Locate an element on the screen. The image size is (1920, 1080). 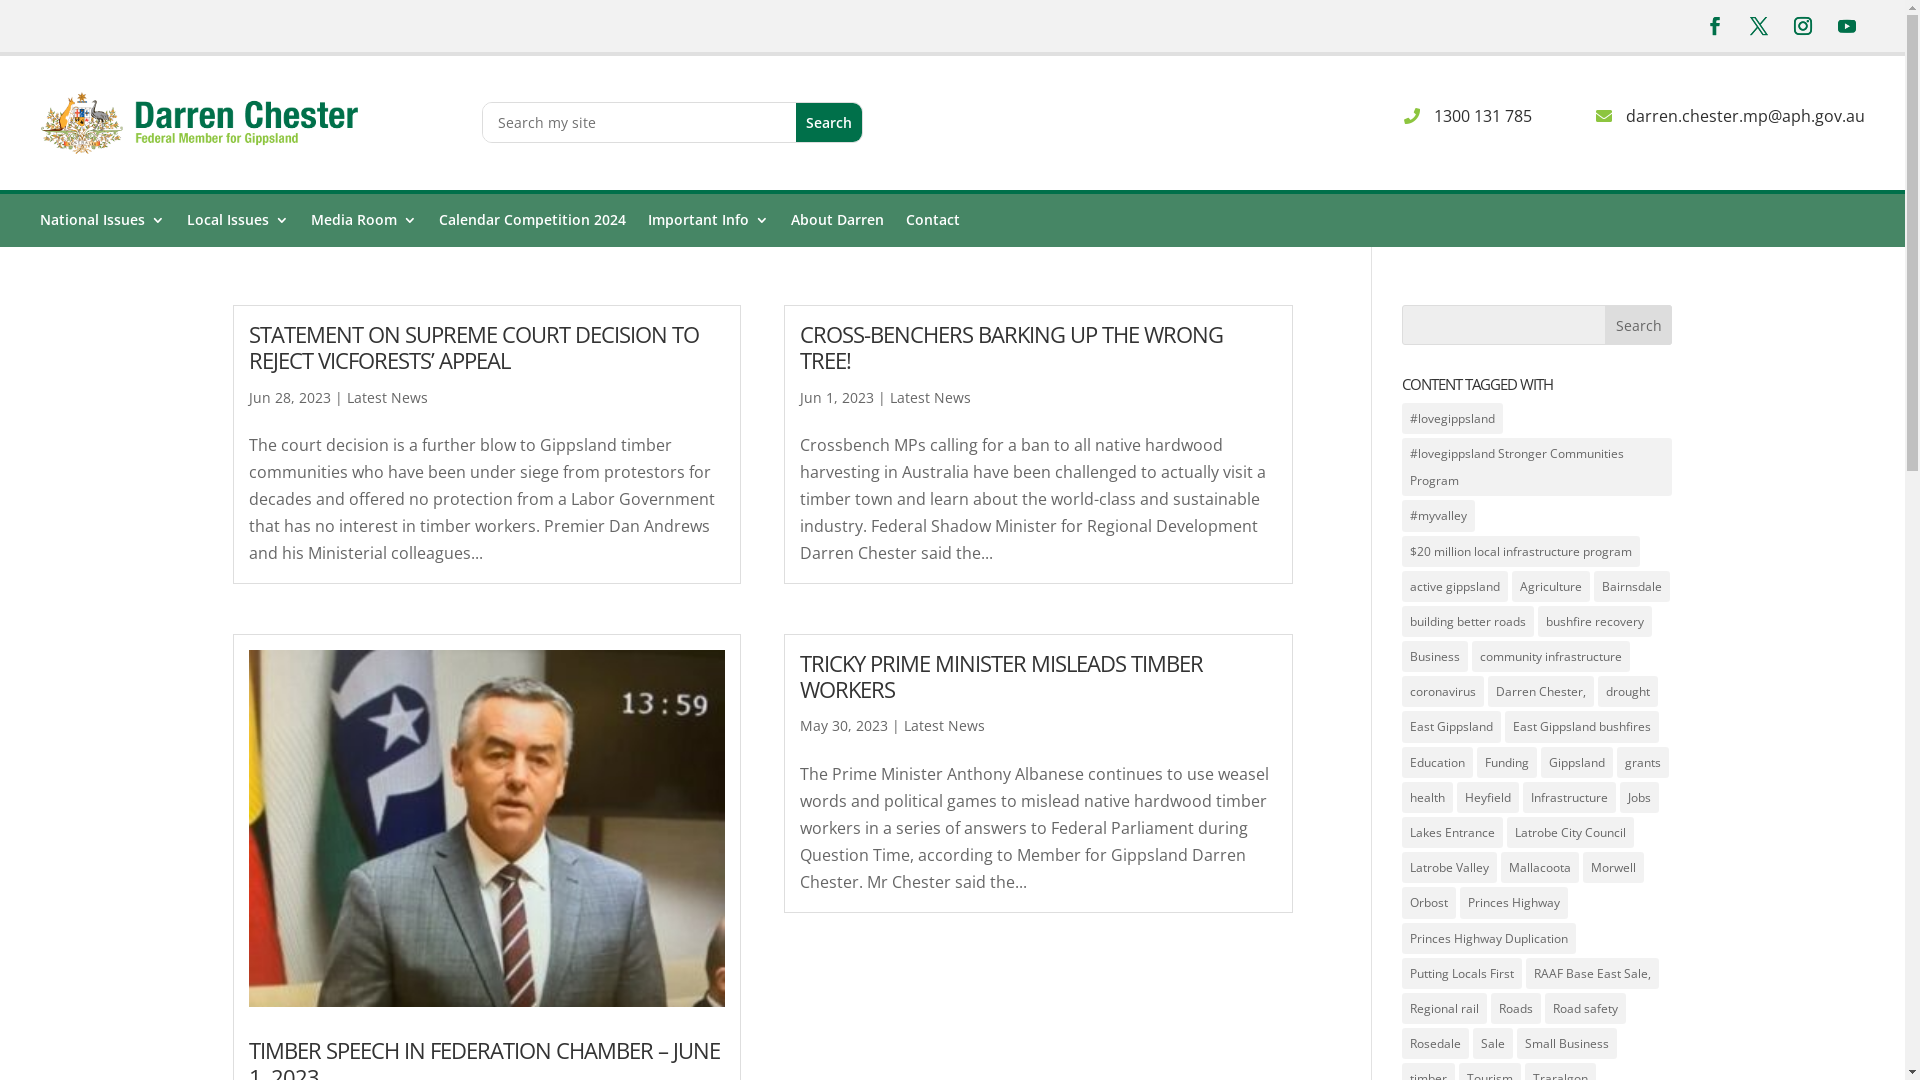
'Agriculture' is located at coordinates (1549, 585).